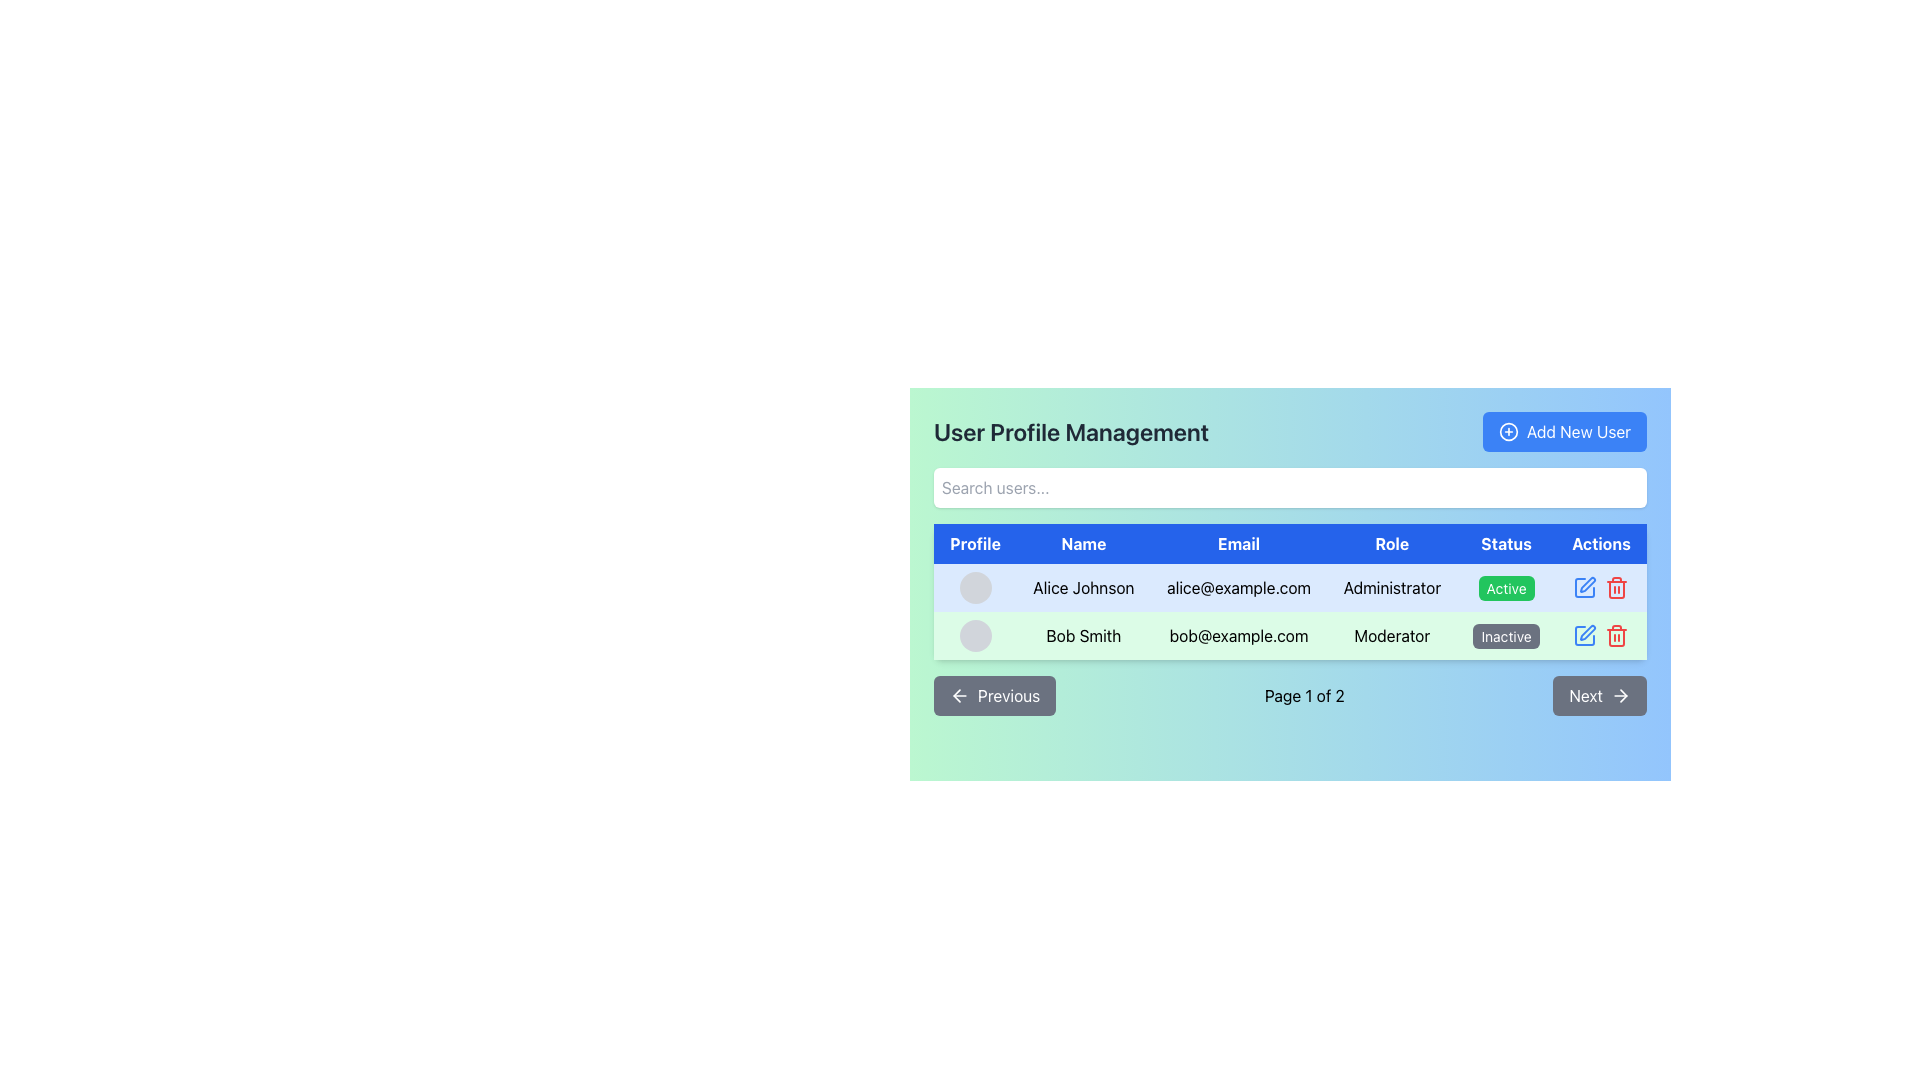 The width and height of the screenshot is (1920, 1080). What do you see at coordinates (1082, 543) in the screenshot?
I see `the 'Name' header label in the data table, which is the second item in the header row located between the 'Profile' and 'Email' columns` at bounding box center [1082, 543].